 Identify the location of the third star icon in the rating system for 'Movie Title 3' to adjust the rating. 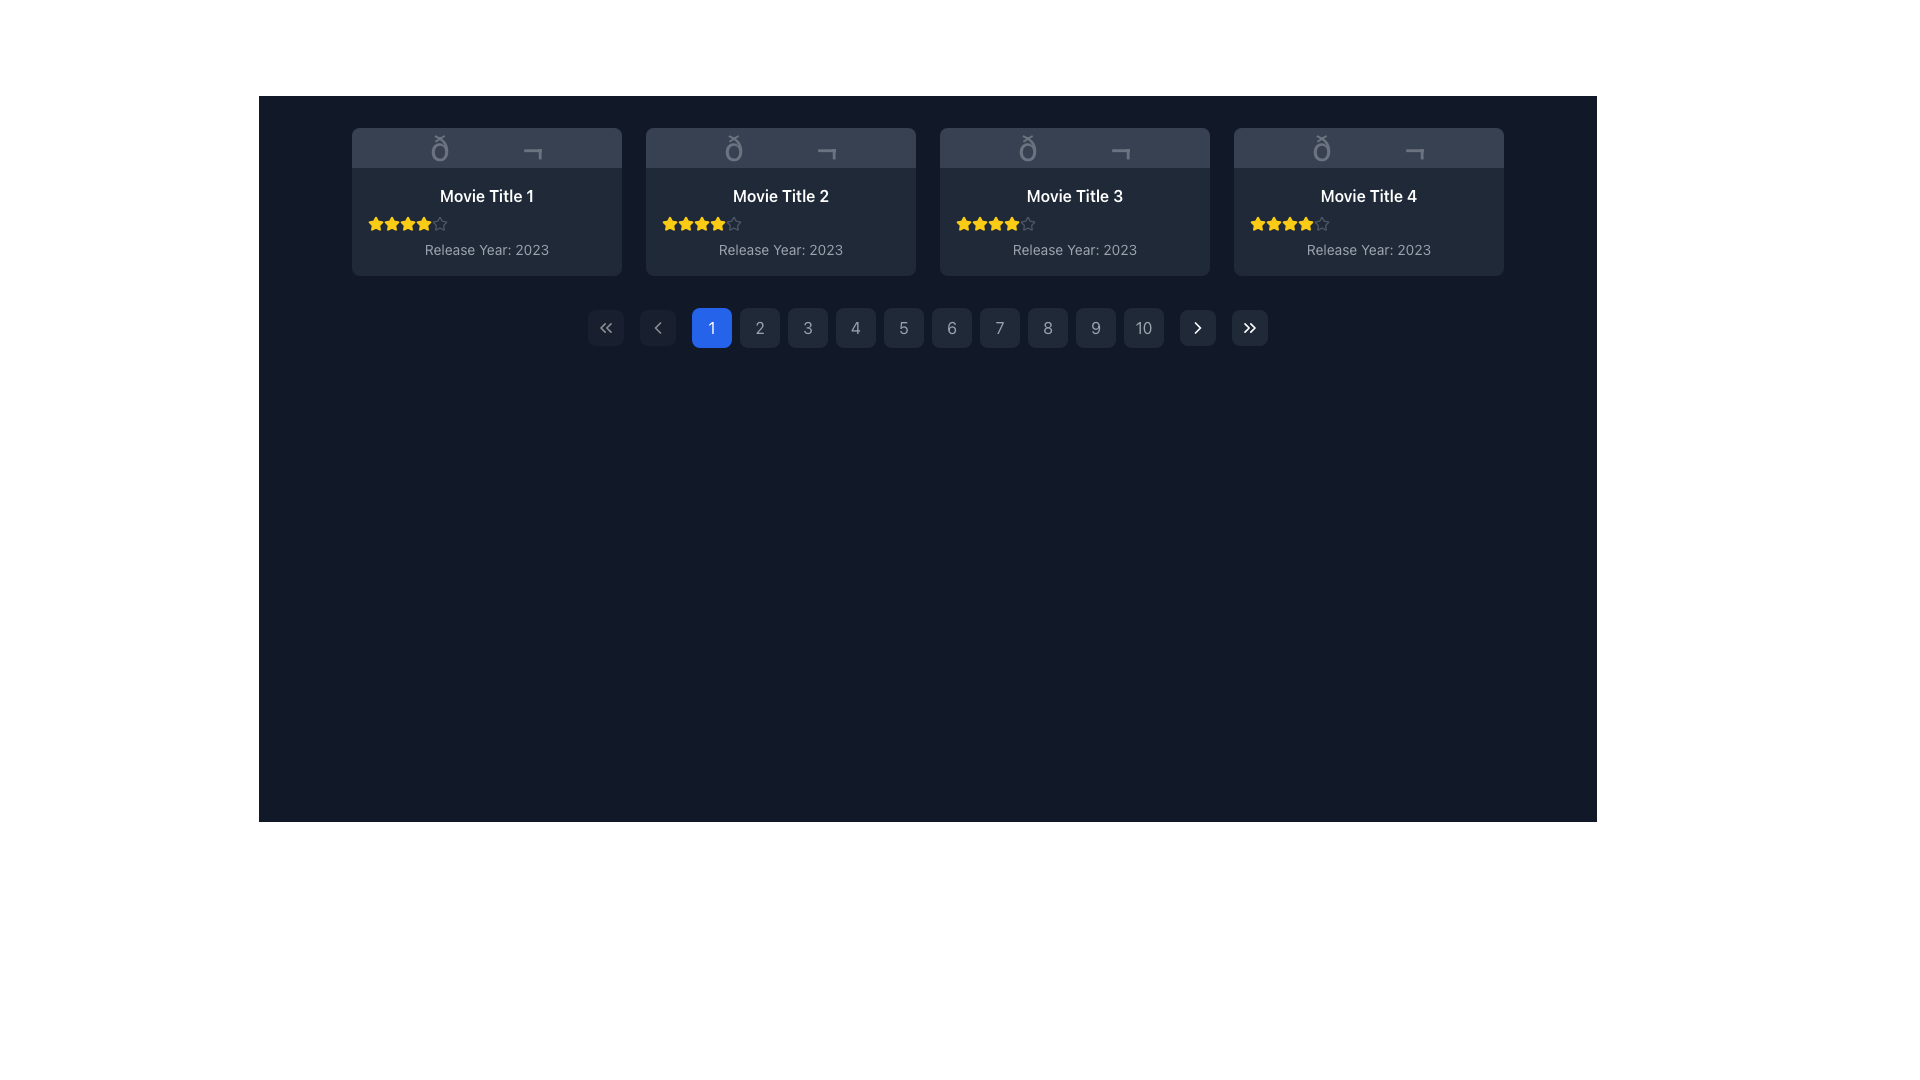
(1011, 223).